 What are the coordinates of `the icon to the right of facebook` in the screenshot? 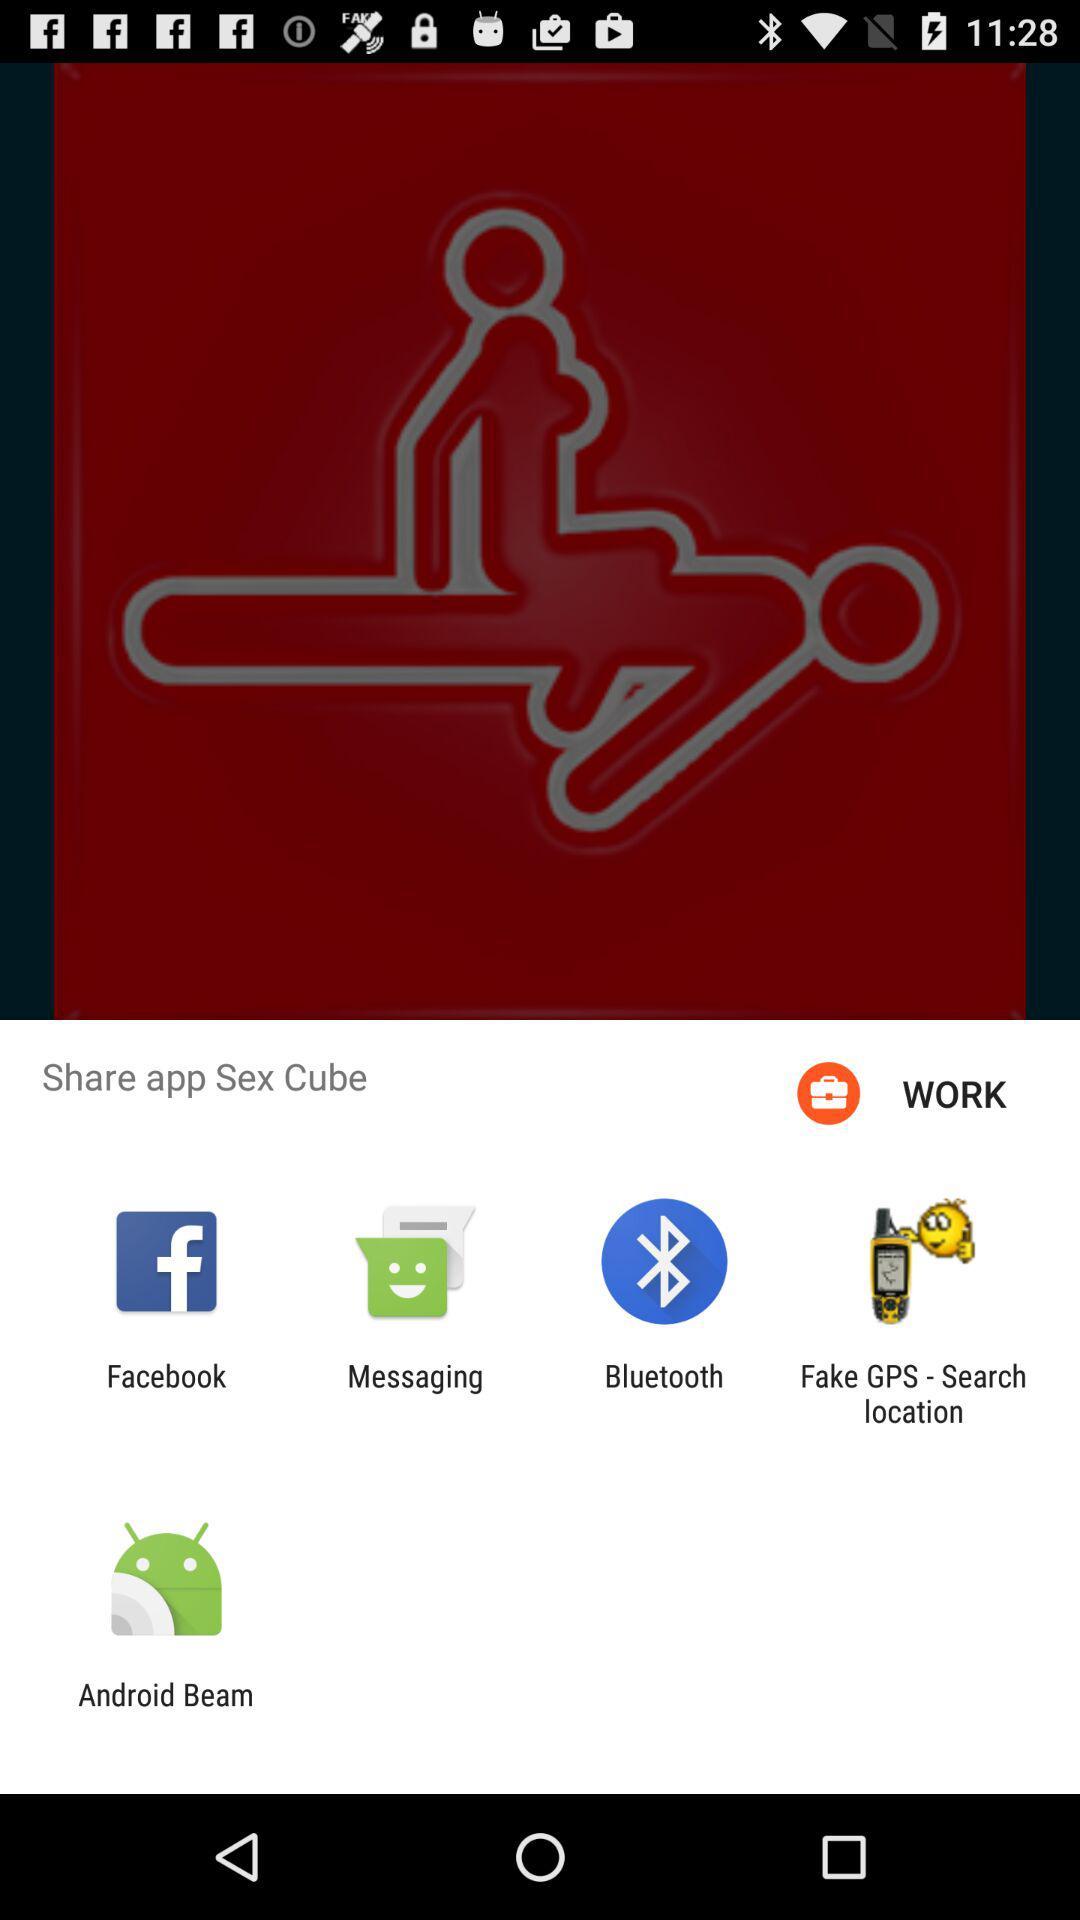 It's located at (414, 1392).